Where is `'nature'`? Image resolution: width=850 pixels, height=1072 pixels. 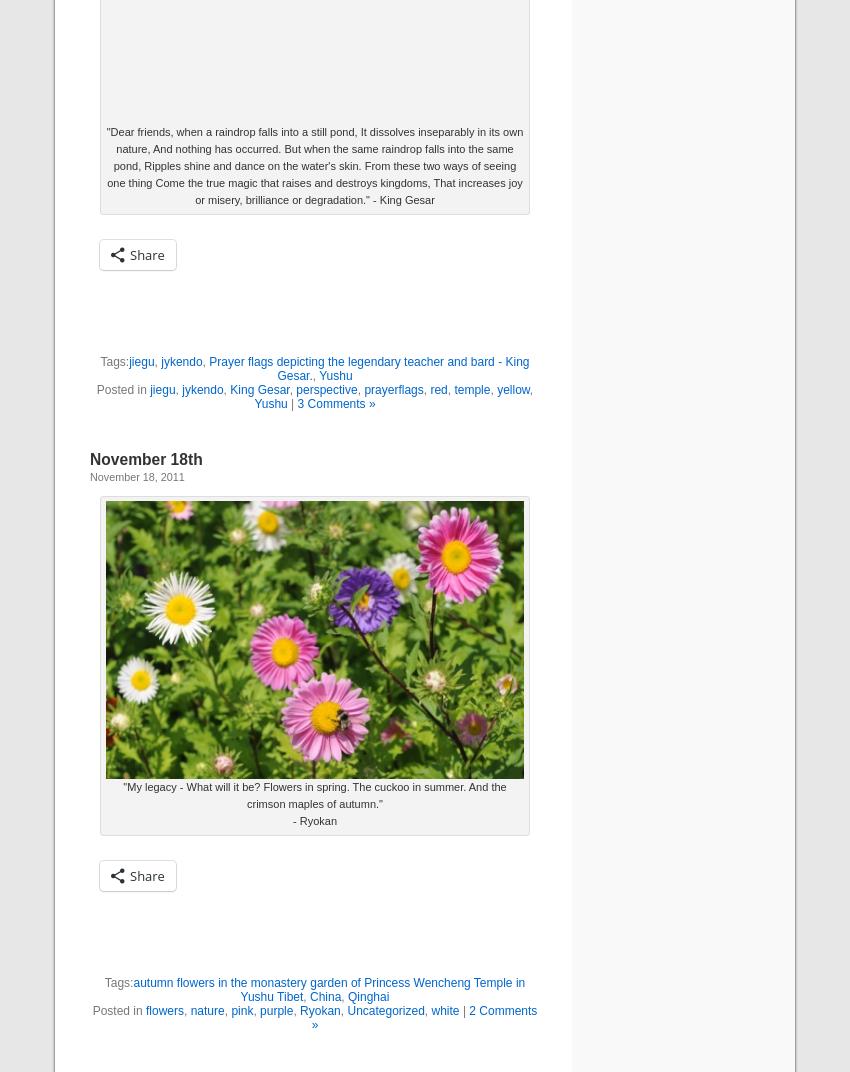 'nature' is located at coordinates (205, 1010).